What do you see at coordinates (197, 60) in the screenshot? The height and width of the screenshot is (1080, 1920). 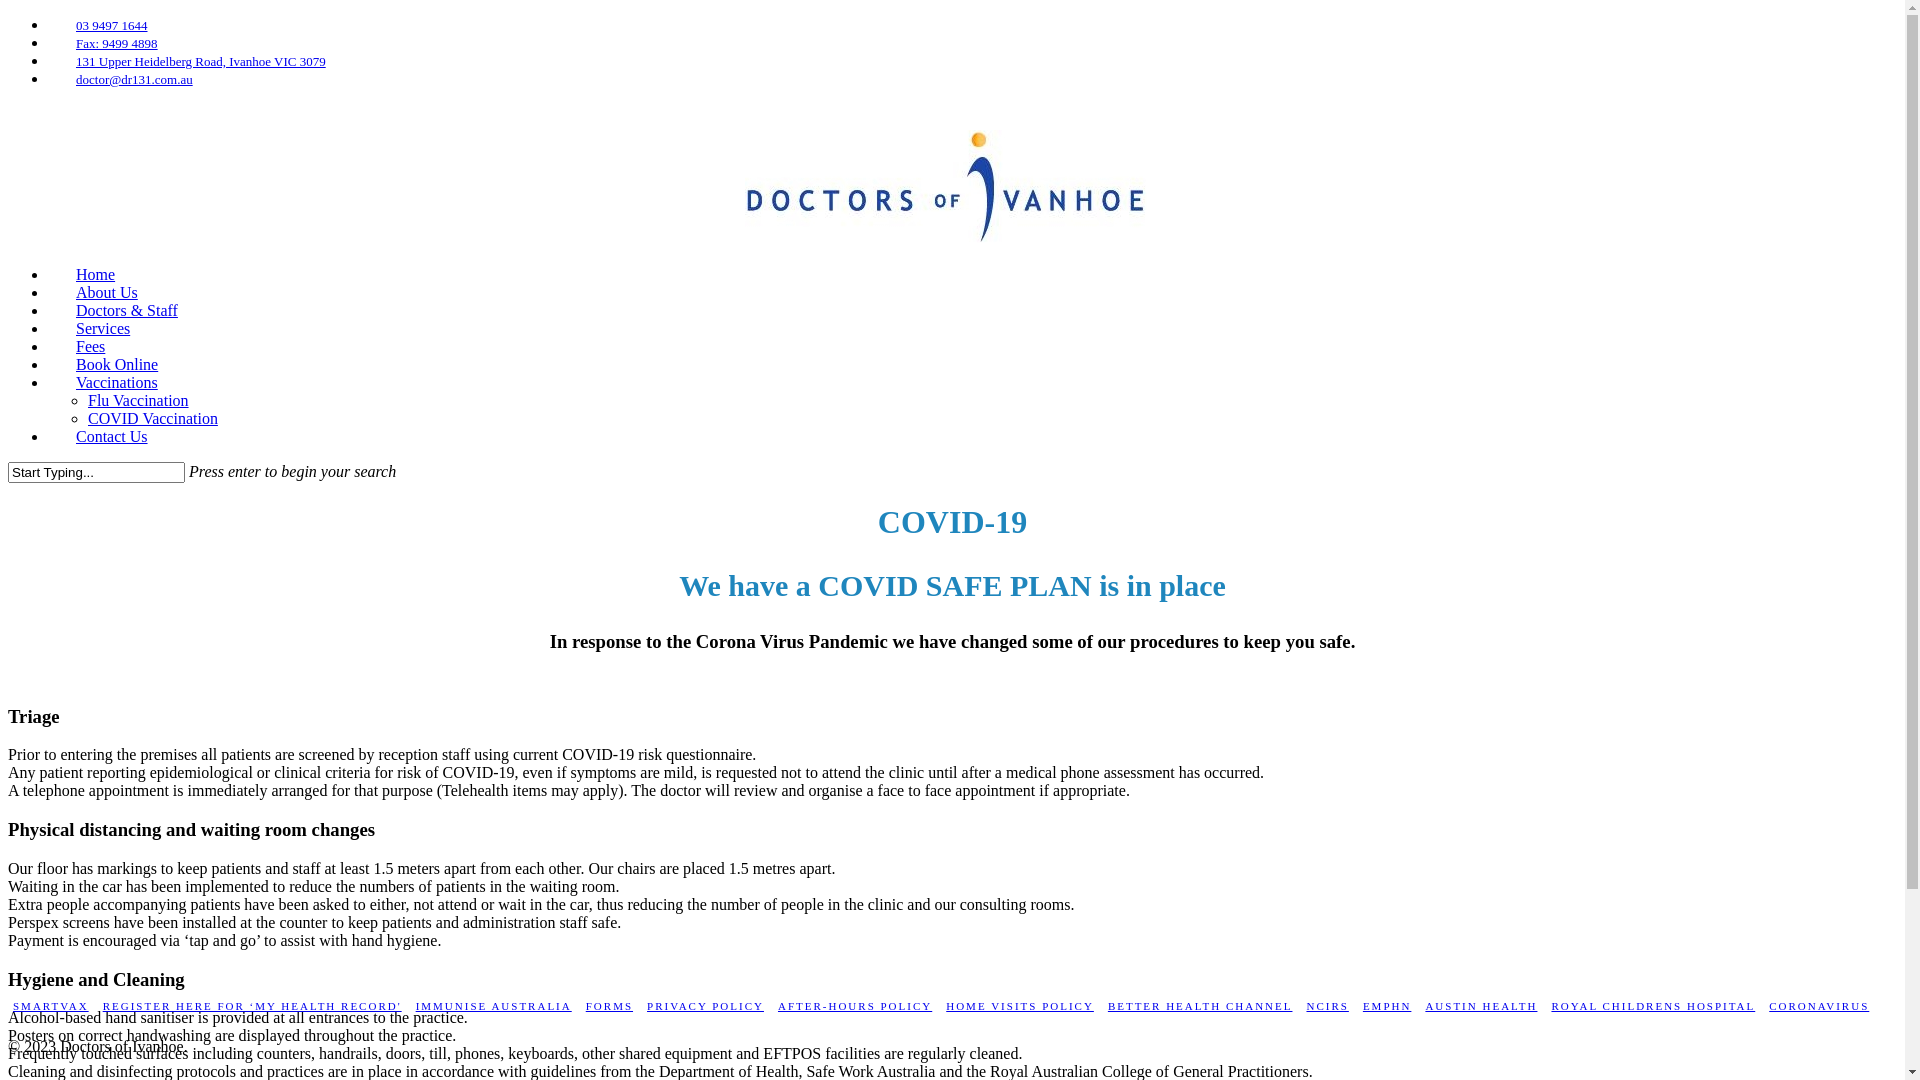 I see `'131 Upper Heidelberg Road, Ivanhoe VIC 3079'` at bounding box center [197, 60].